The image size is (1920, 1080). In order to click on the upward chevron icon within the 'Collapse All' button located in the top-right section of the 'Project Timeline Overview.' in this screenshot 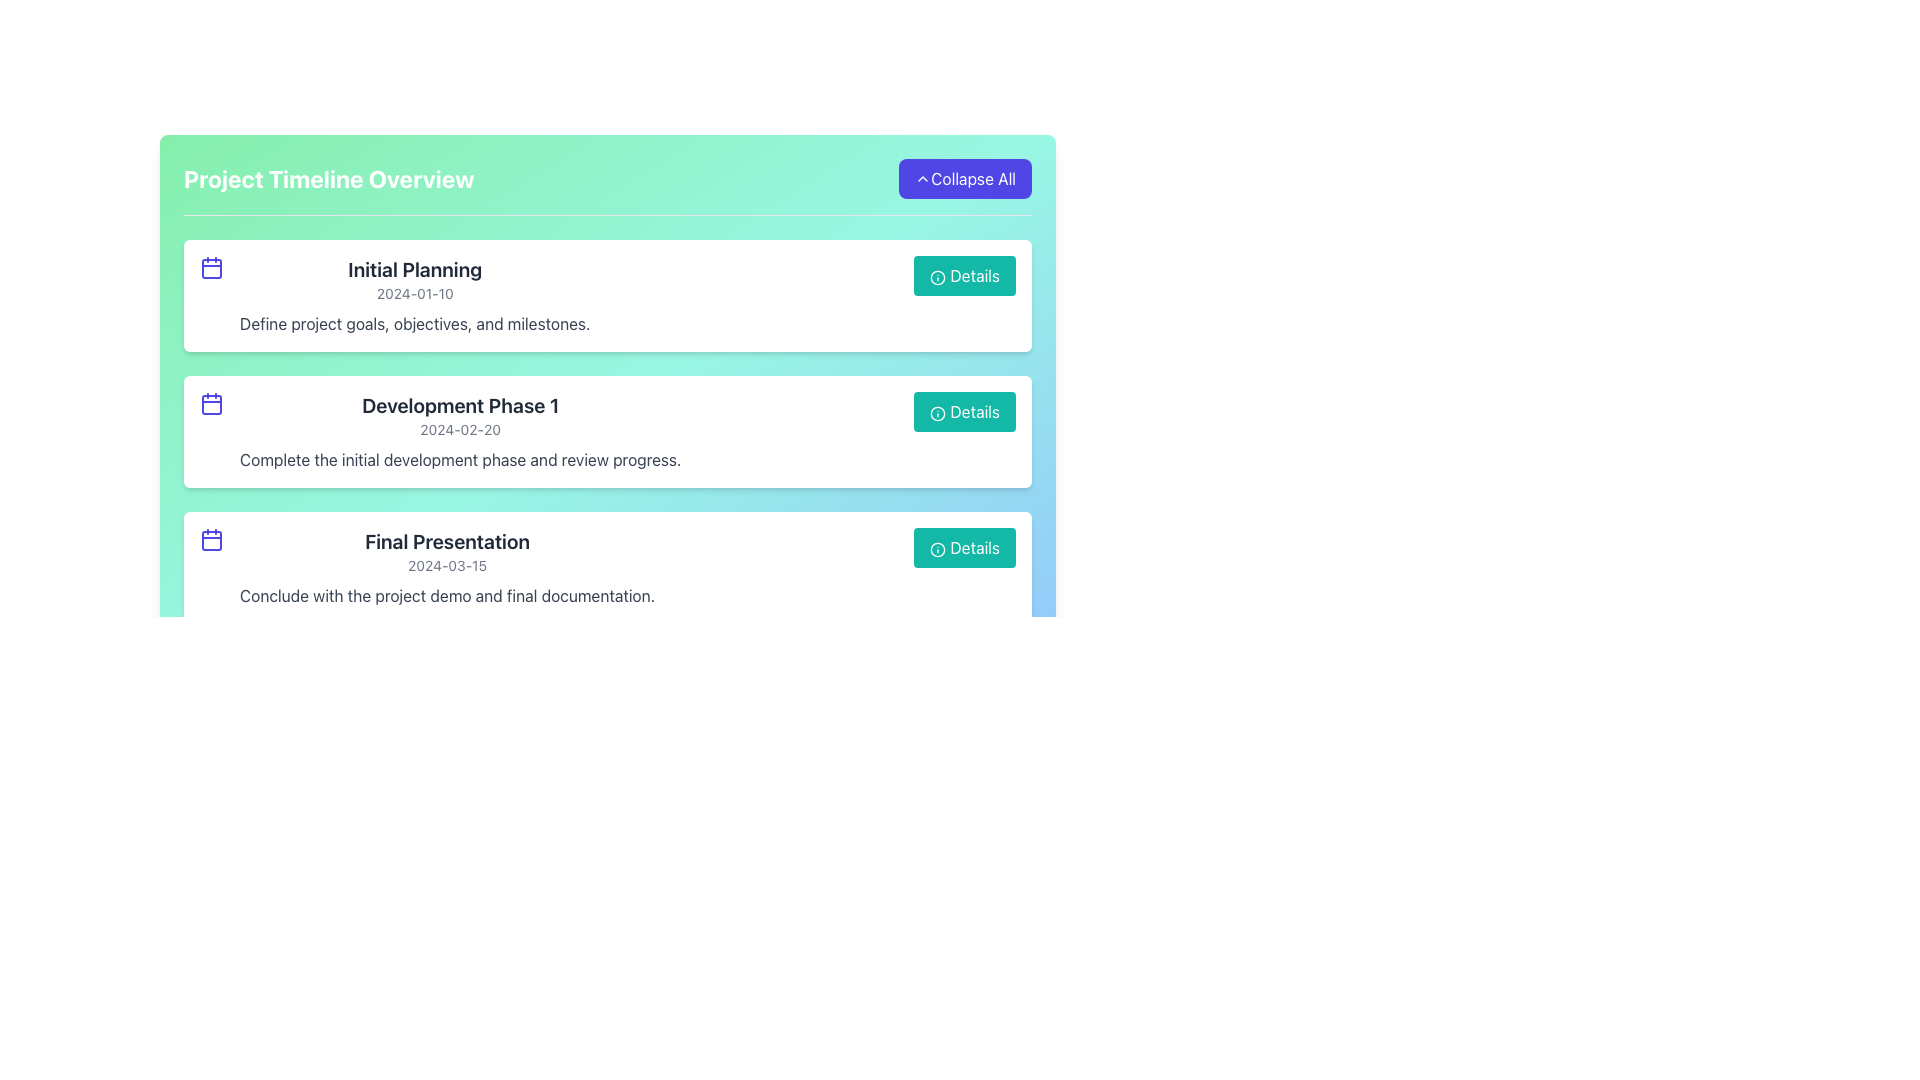, I will do `click(921, 177)`.